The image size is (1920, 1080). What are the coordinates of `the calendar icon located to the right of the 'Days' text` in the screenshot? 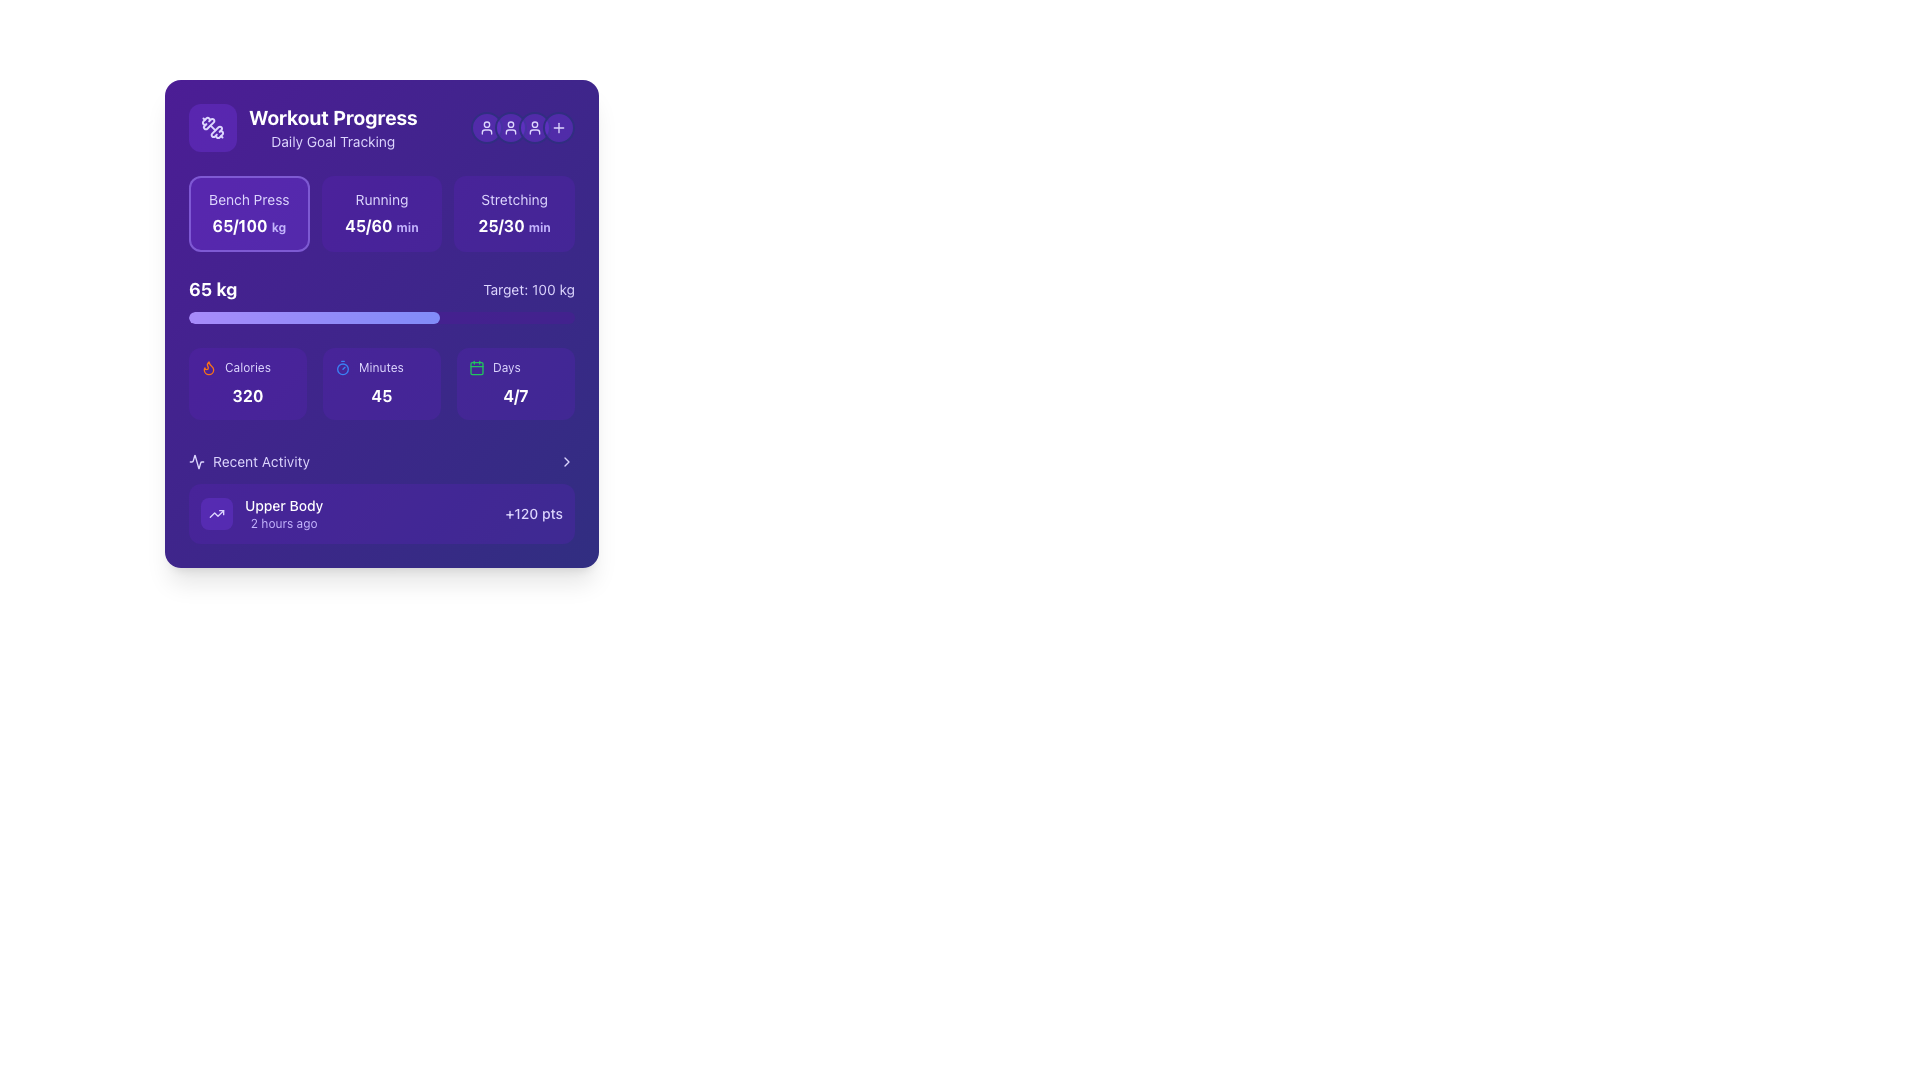 It's located at (475, 367).